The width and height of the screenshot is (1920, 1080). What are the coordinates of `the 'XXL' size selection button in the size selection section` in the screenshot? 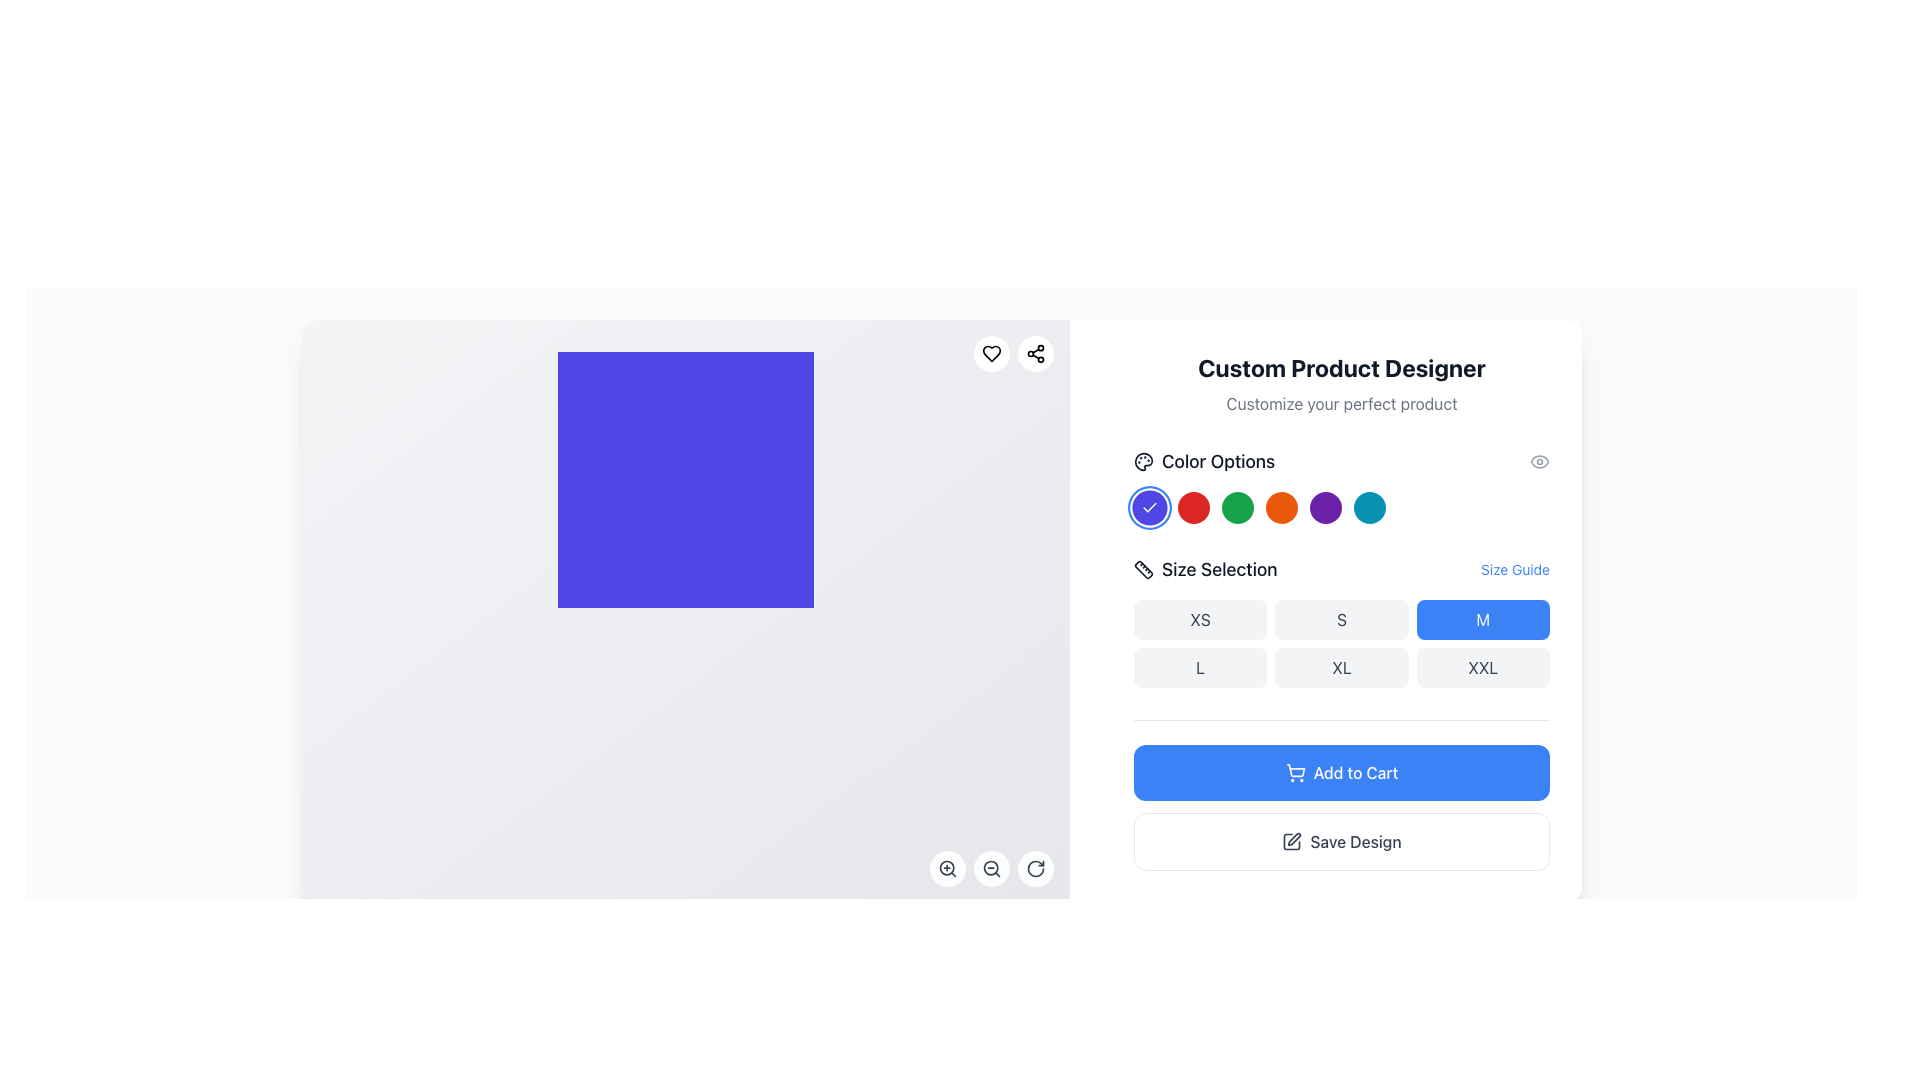 It's located at (1483, 667).